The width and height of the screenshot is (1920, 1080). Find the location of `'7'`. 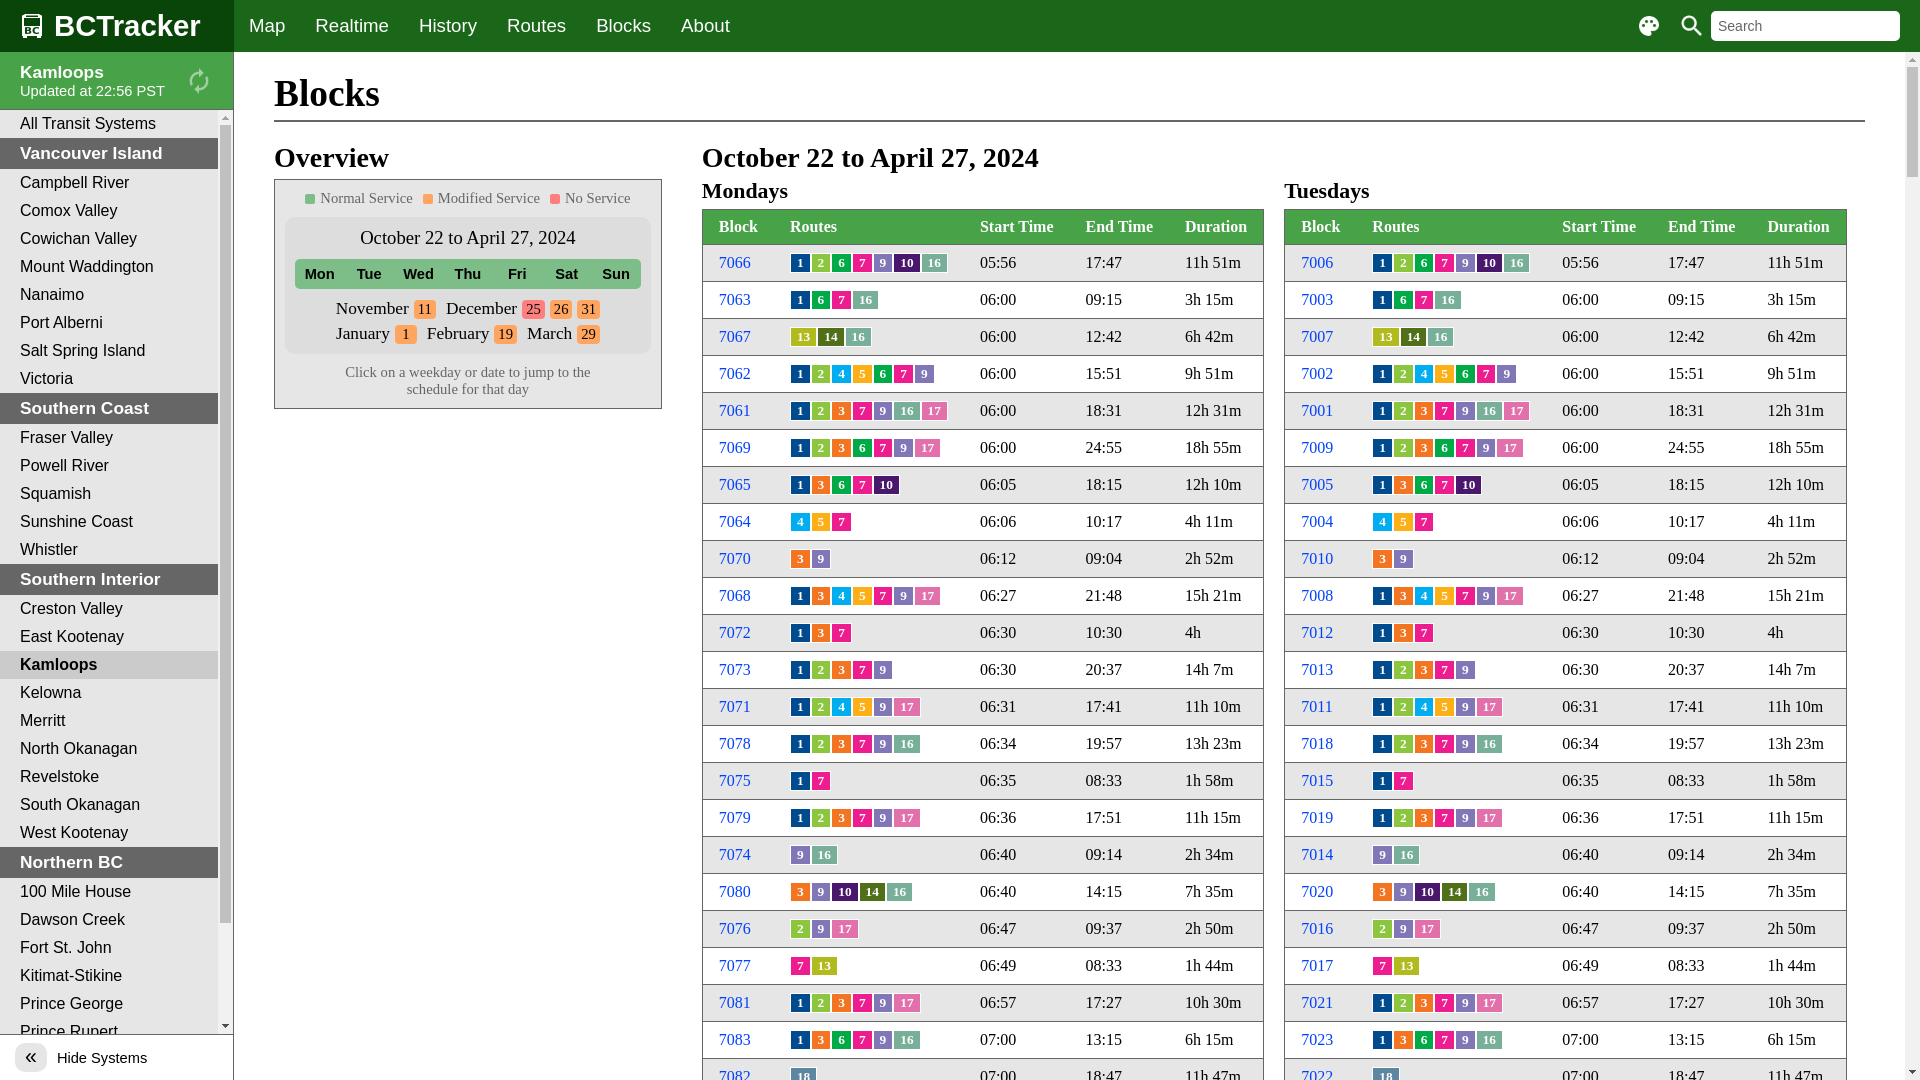

'7' is located at coordinates (821, 779).